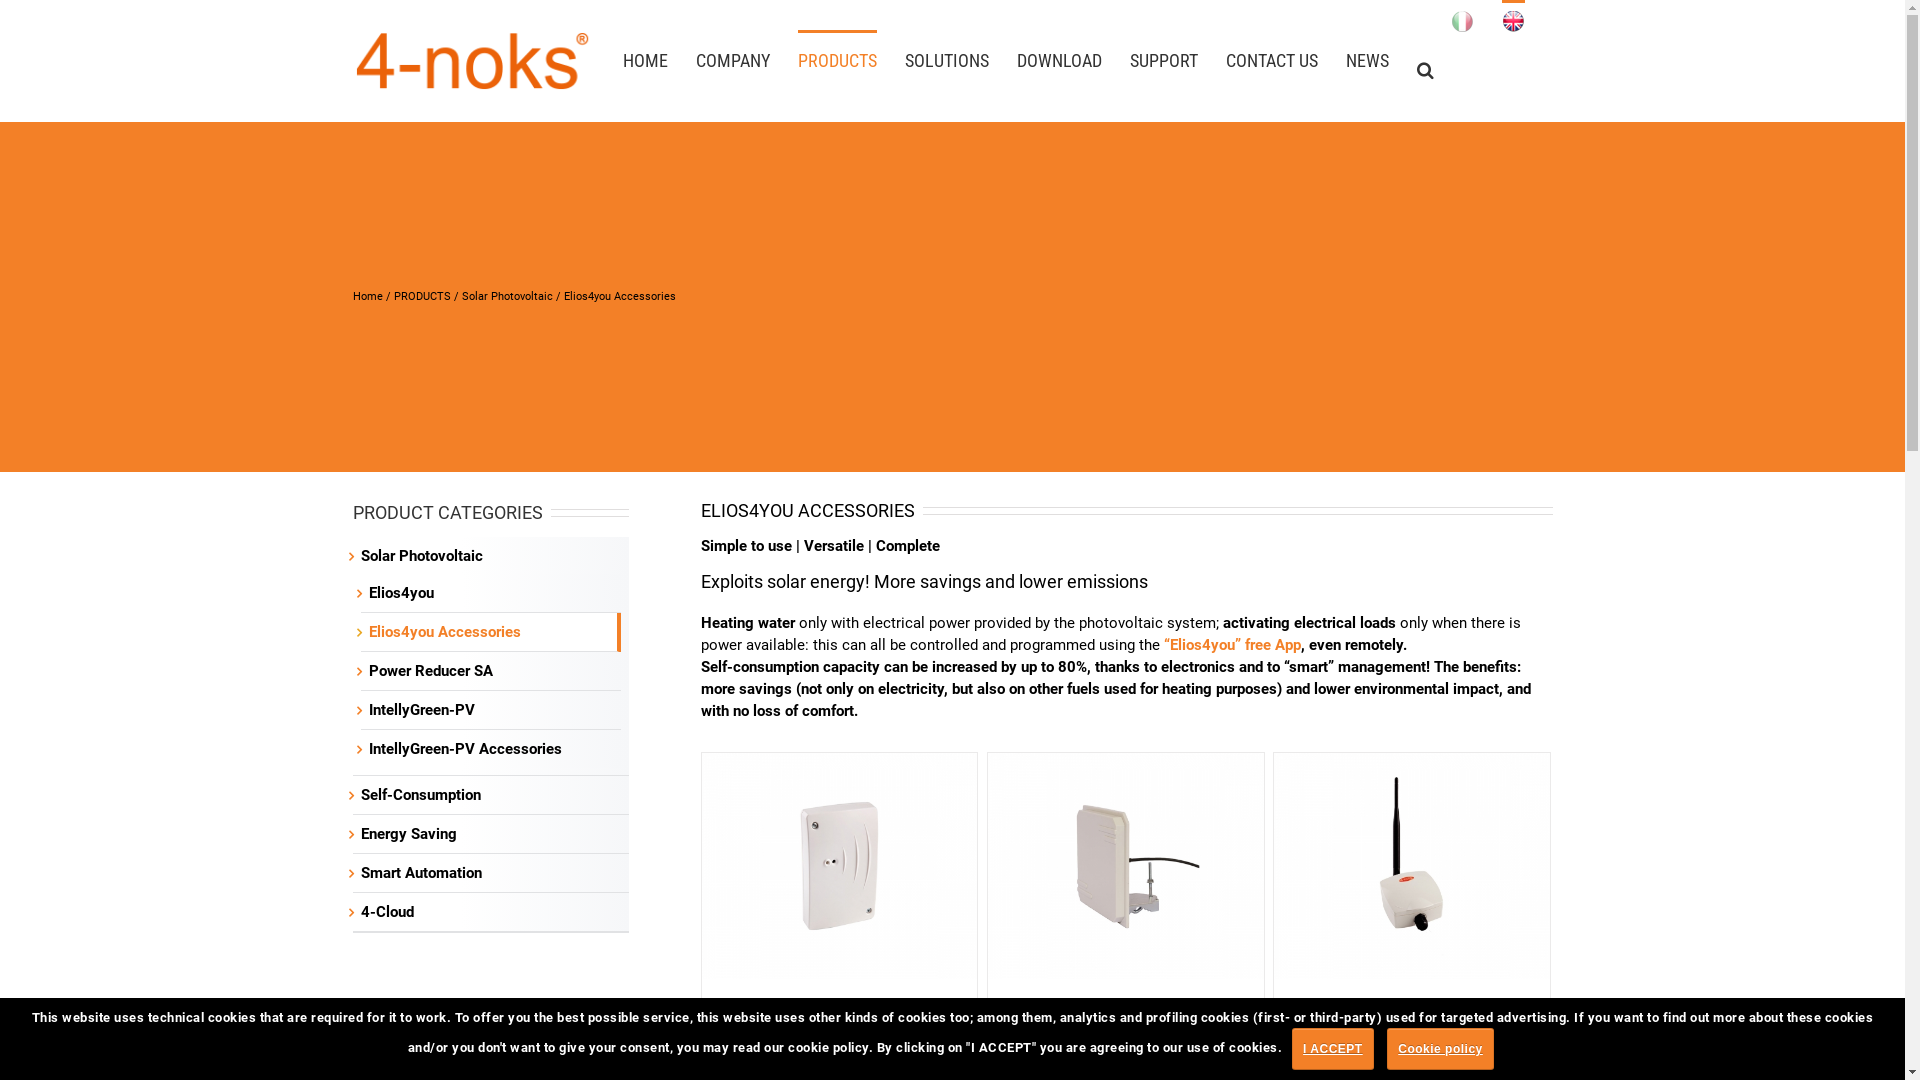  What do you see at coordinates (415, 296) in the screenshot?
I see `' / PRODUCTS'` at bounding box center [415, 296].